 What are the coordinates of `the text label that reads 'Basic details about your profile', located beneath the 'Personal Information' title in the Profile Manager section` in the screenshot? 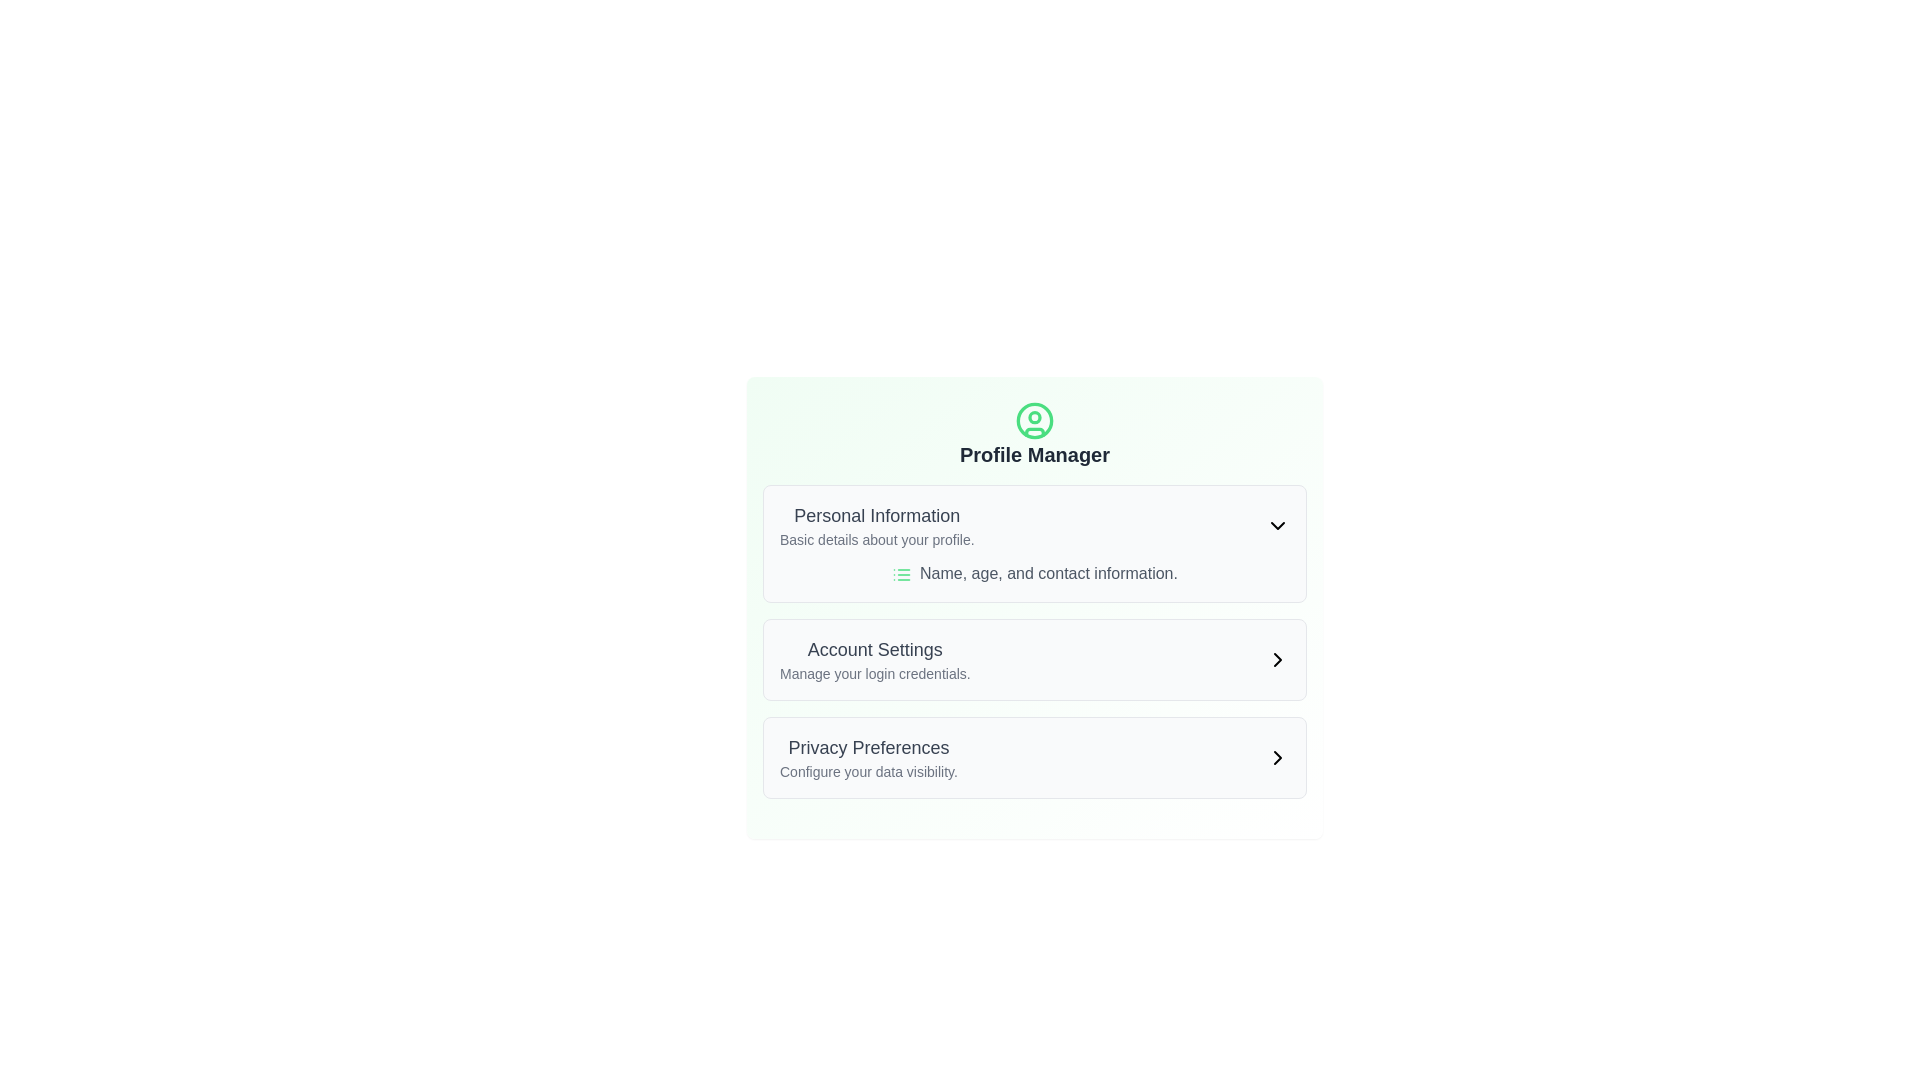 It's located at (877, 540).